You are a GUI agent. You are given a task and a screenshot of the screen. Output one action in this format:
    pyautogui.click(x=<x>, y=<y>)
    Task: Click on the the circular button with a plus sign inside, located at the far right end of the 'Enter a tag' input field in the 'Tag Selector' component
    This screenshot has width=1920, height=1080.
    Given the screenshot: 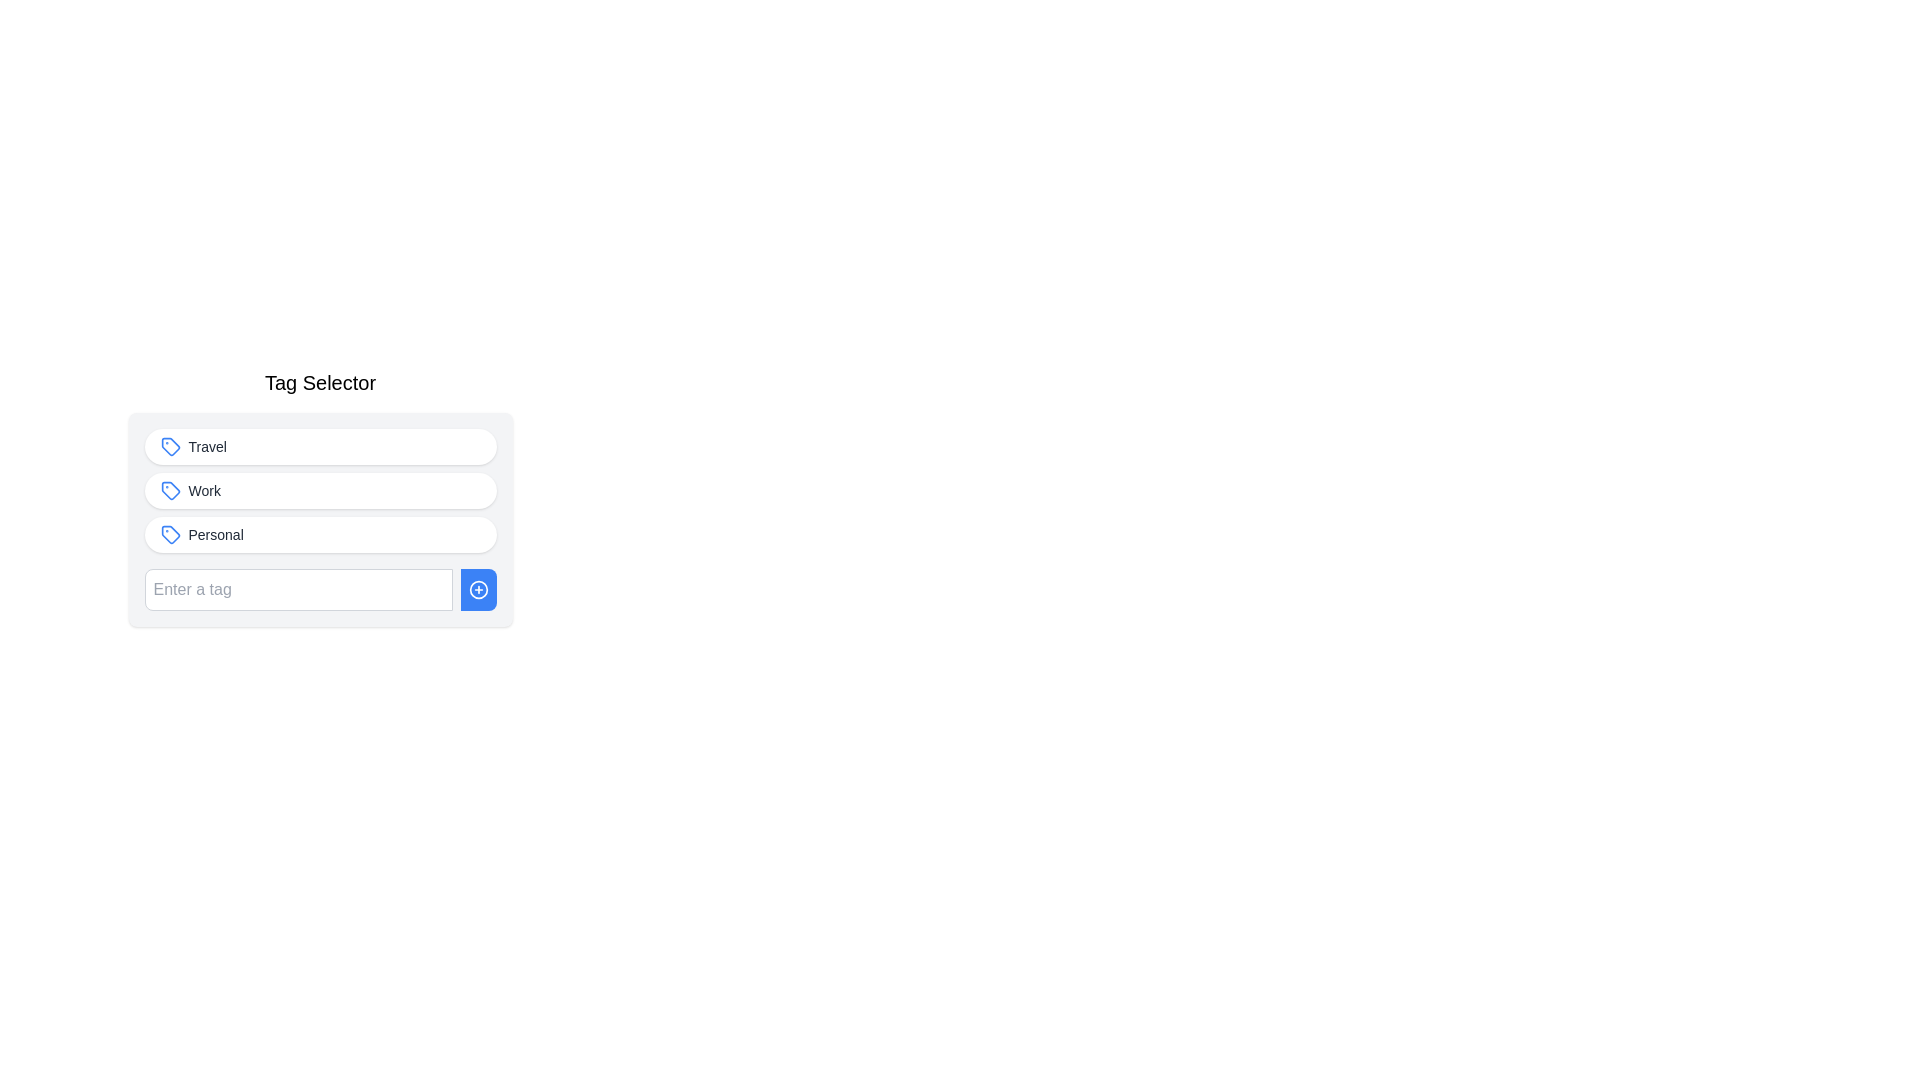 What is the action you would take?
    pyautogui.click(x=477, y=589)
    